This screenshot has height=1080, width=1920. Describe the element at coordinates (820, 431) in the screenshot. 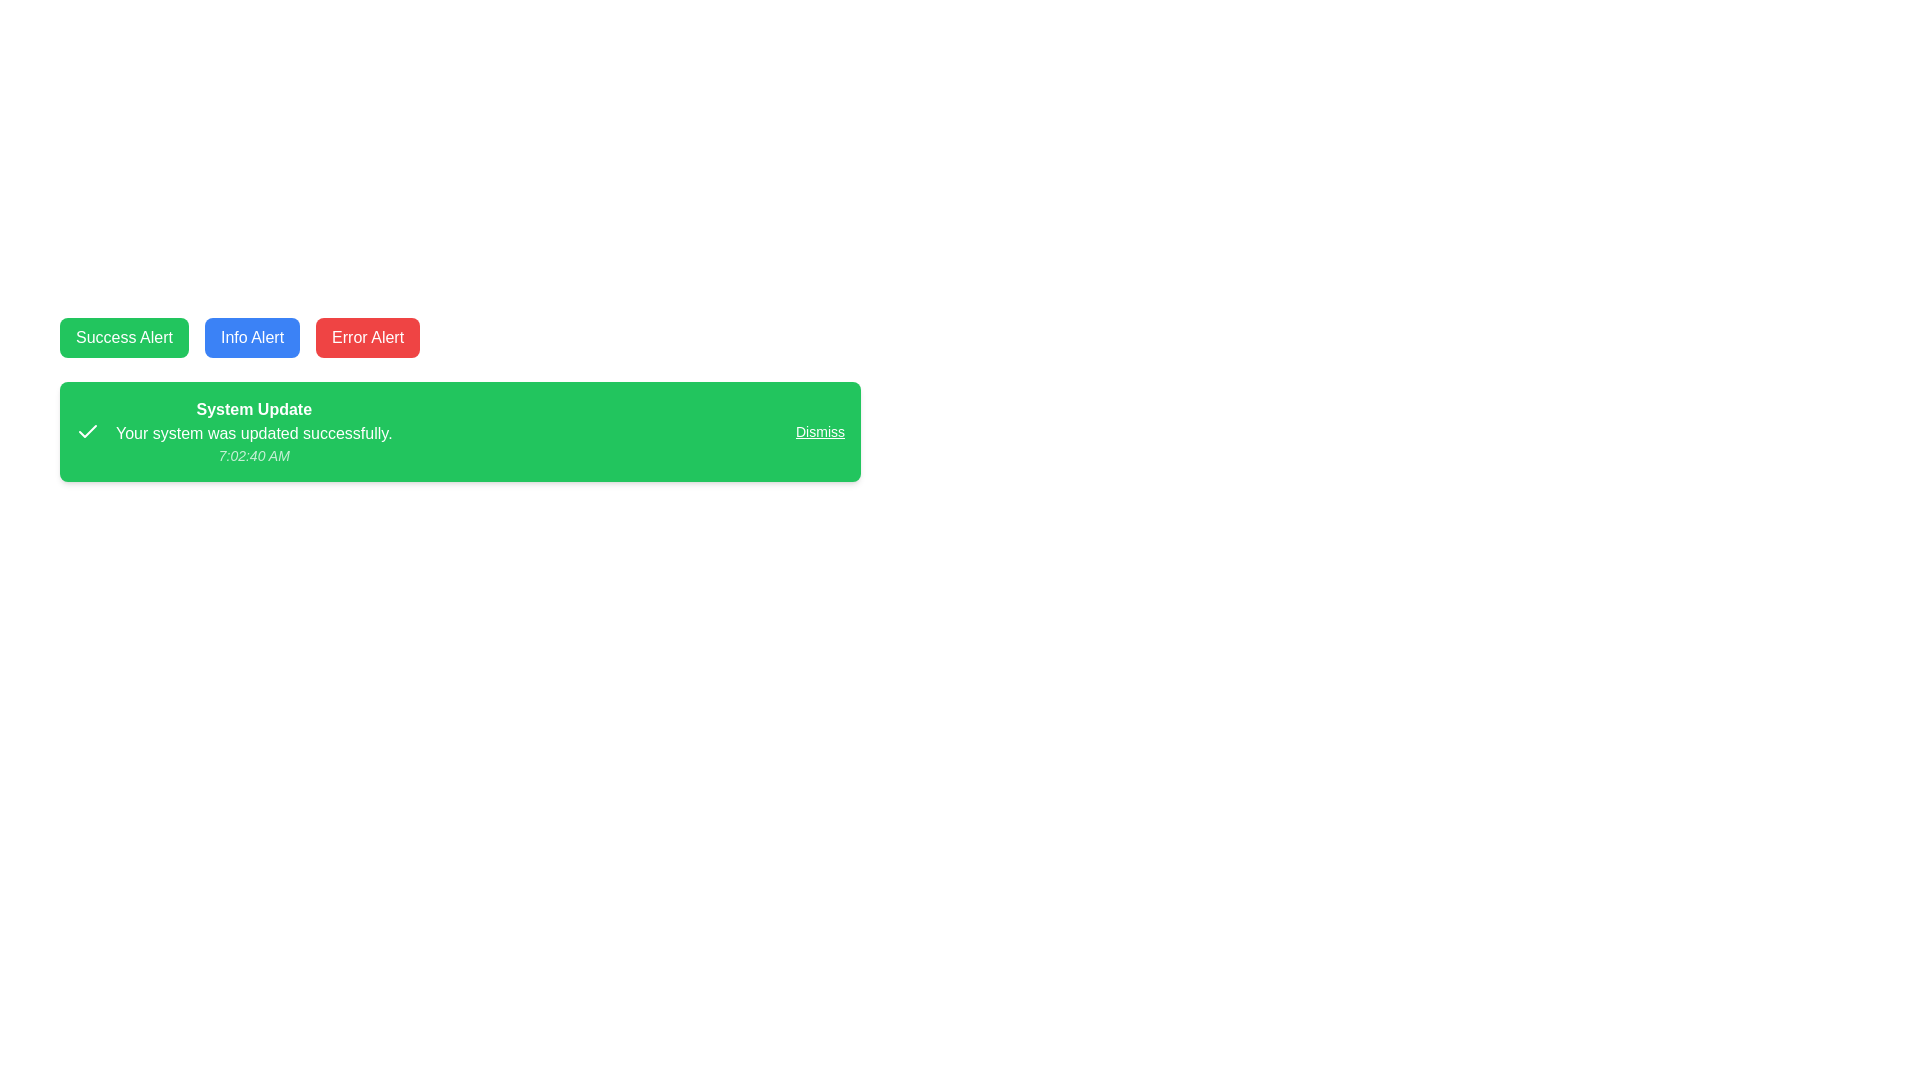

I see `the 'Dismiss' text link button, which is styled in italicized font and underlined` at that location.